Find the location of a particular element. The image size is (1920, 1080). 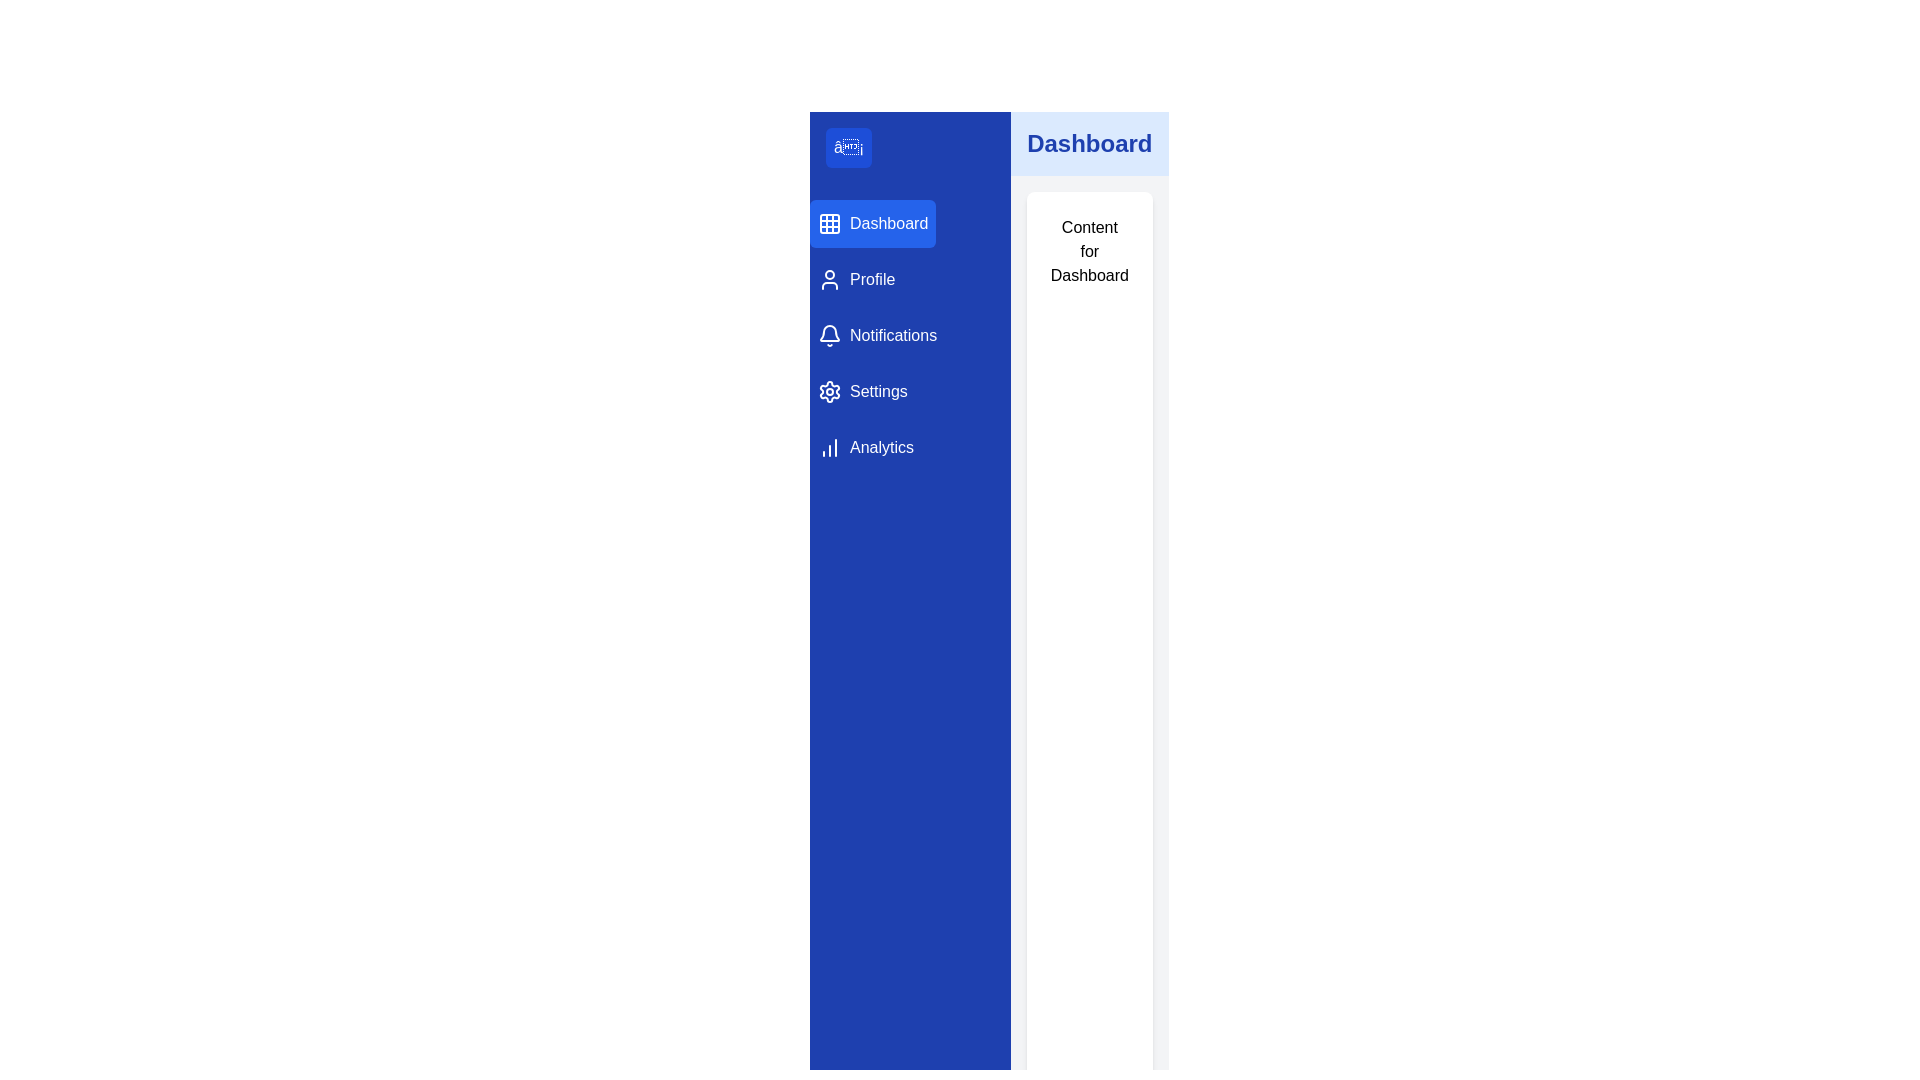

the navigational text label for notifications, which is the third item in the vertical navigation menu, located to the right of the bell icon is located at coordinates (892, 334).